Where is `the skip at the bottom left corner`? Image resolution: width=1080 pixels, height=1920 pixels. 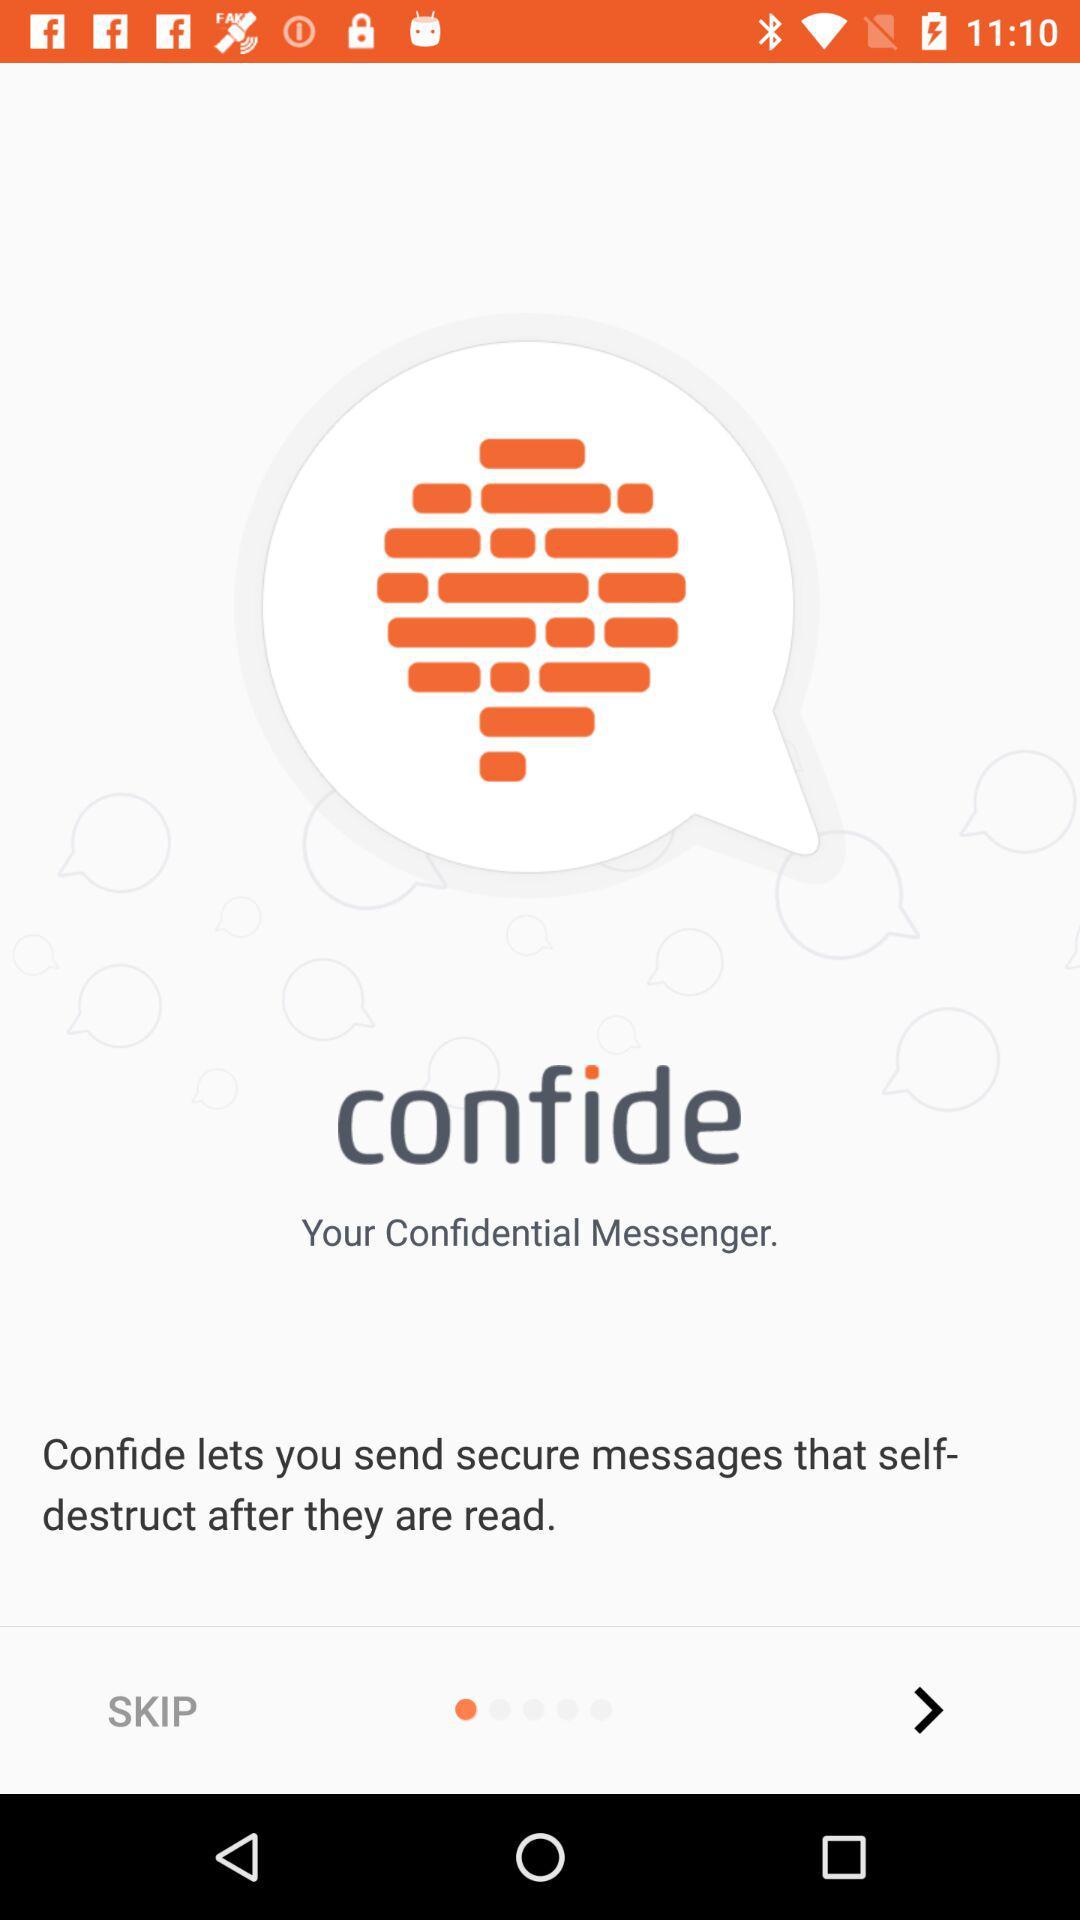
the skip at the bottom left corner is located at coordinates (151, 1709).